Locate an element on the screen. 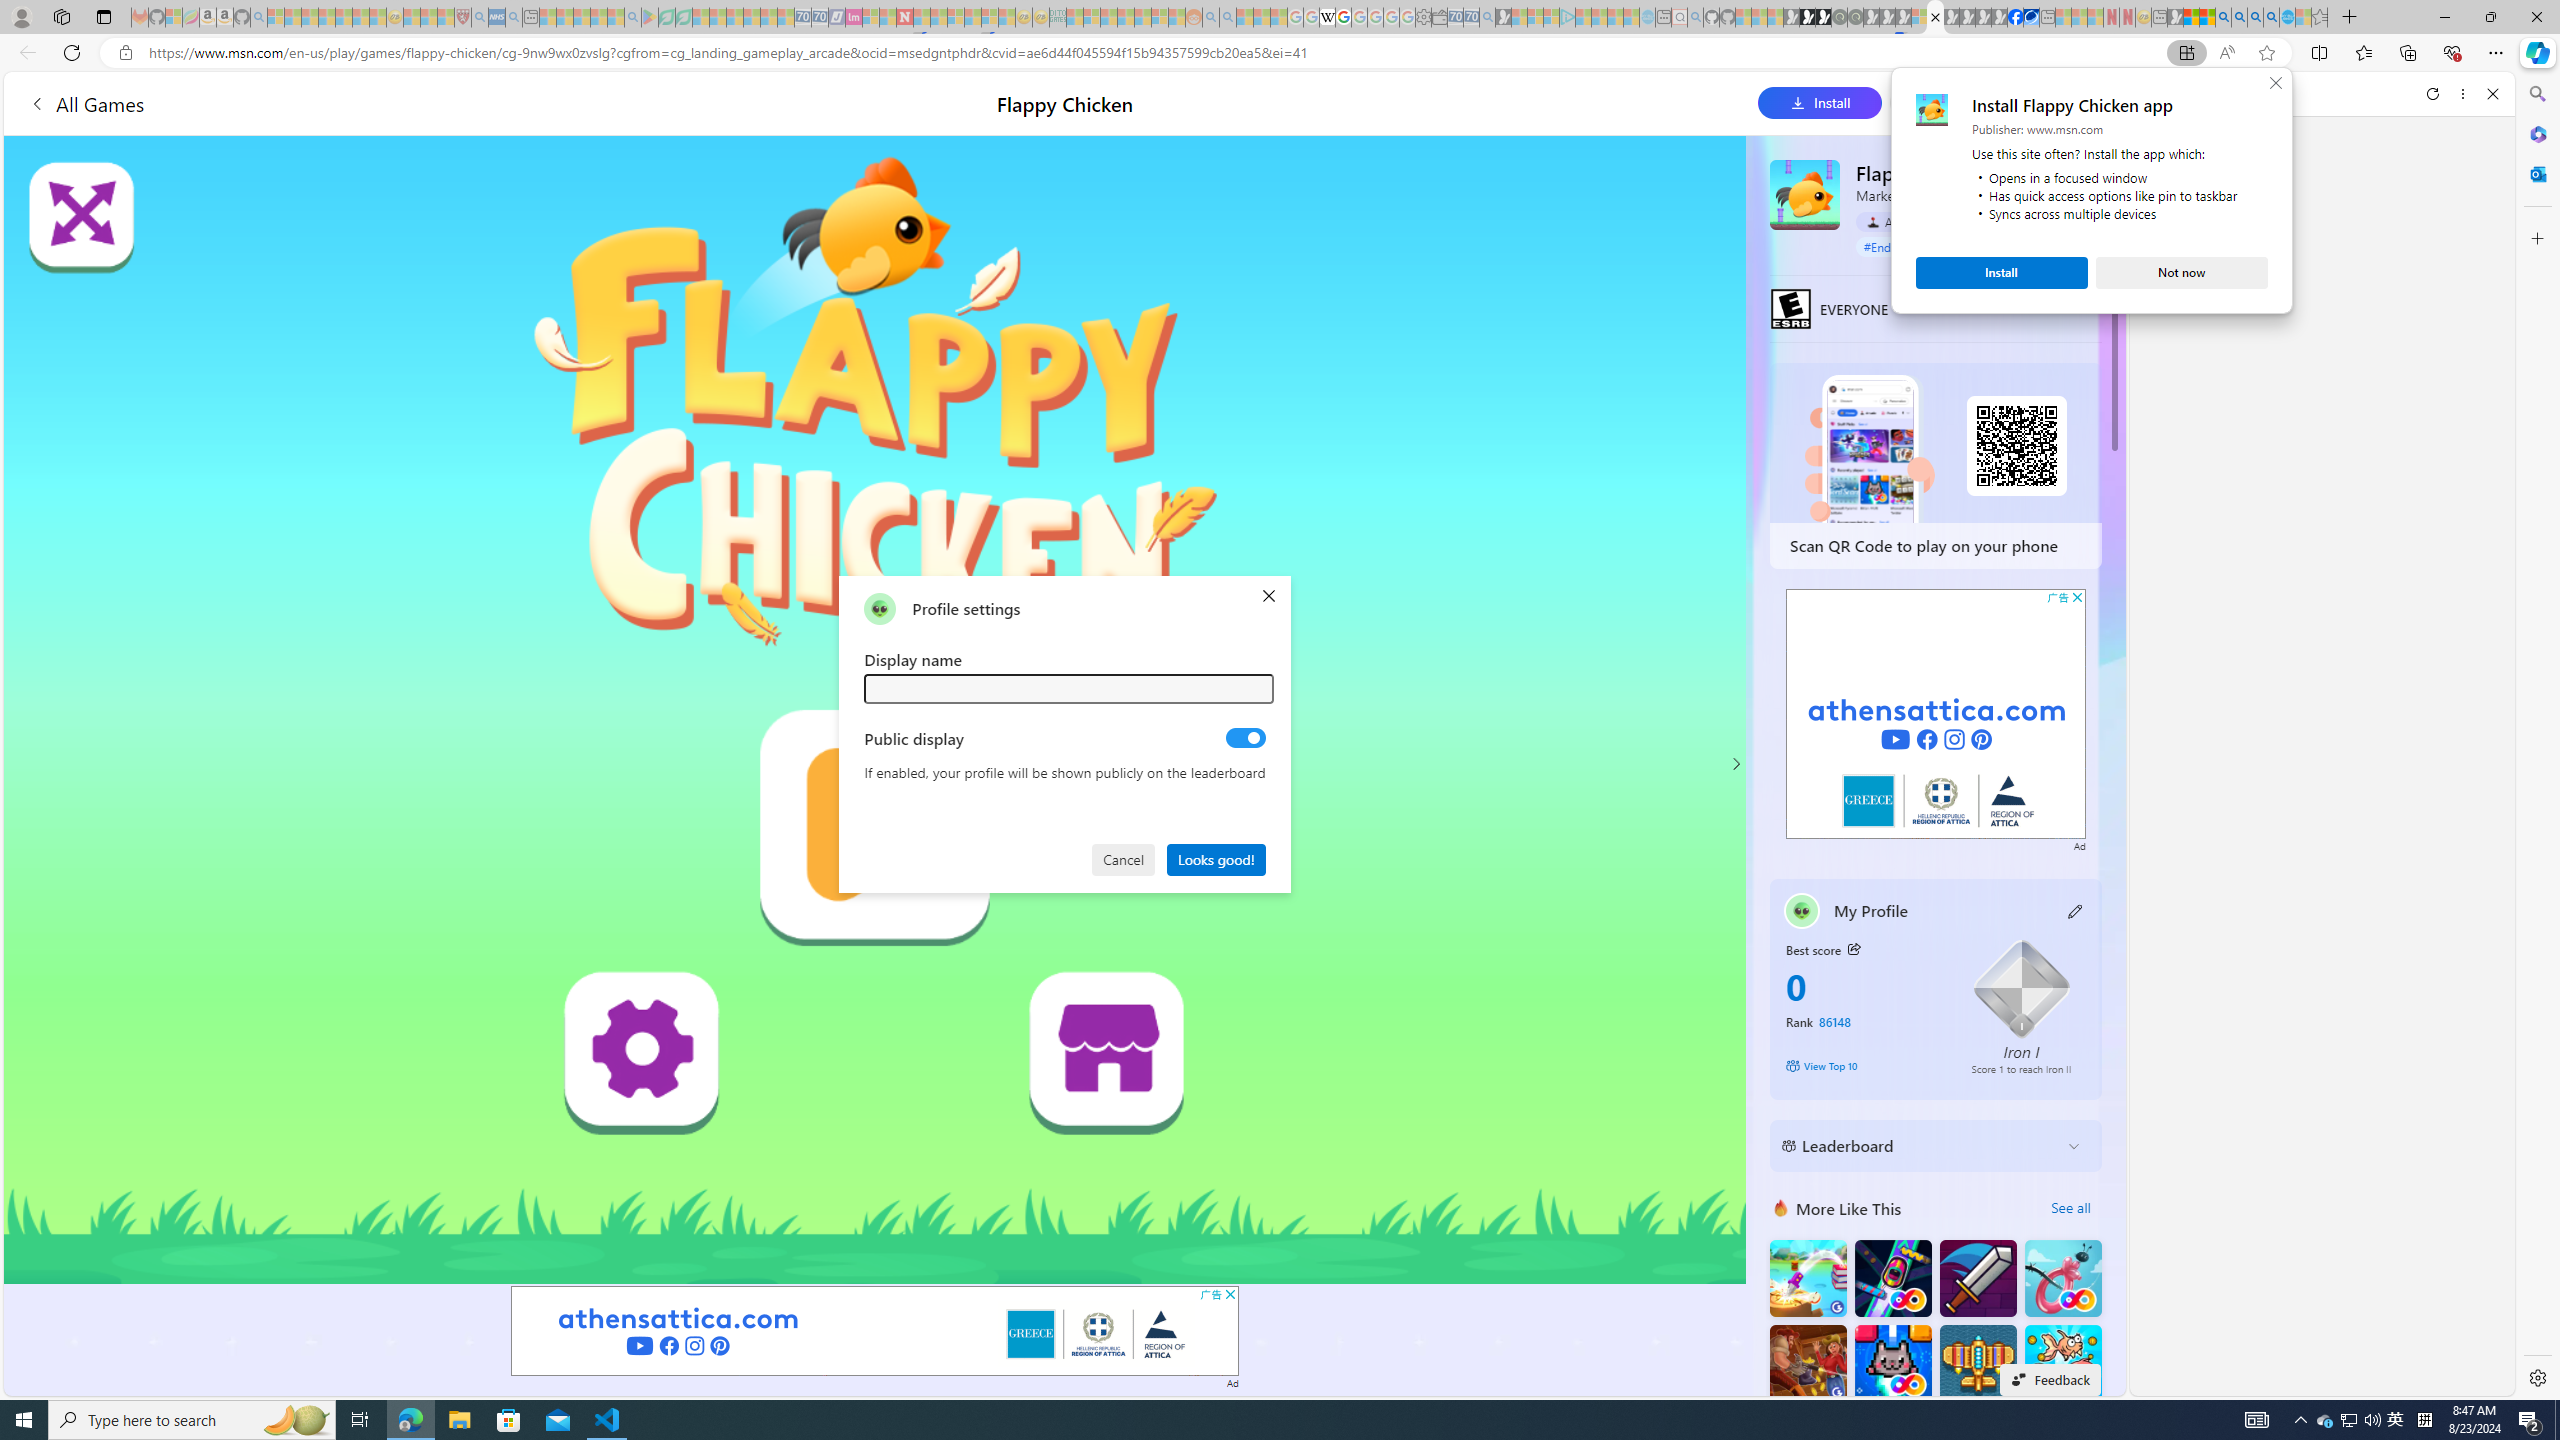 This screenshot has height=1440, width=2560. 'Services - Maintenance | Sky Blue Bikes - Sky Blue Bikes' is located at coordinates (2286, 16).